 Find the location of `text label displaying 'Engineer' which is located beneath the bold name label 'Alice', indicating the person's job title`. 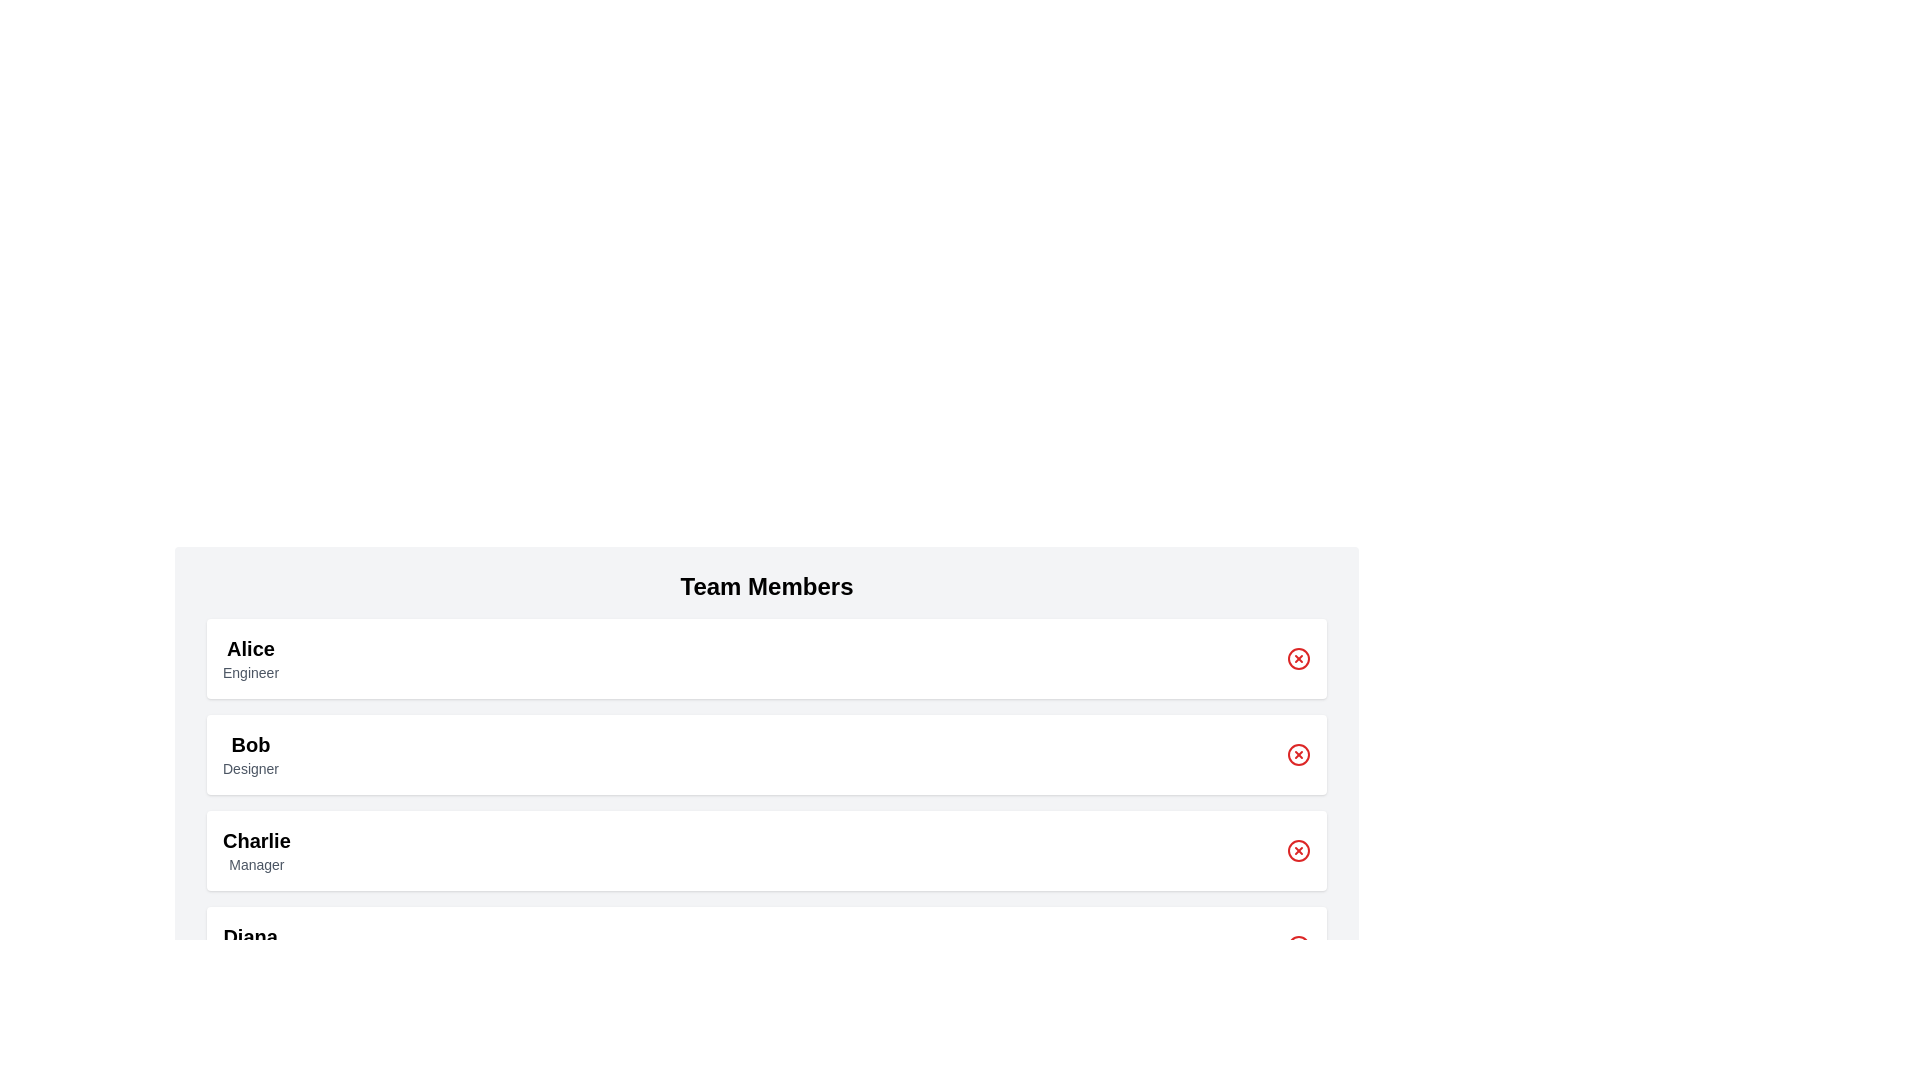

text label displaying 'Engineer' which is located beneath the bold name label 'Alice', indicating the person's job title is located at coordinates (249, 672).